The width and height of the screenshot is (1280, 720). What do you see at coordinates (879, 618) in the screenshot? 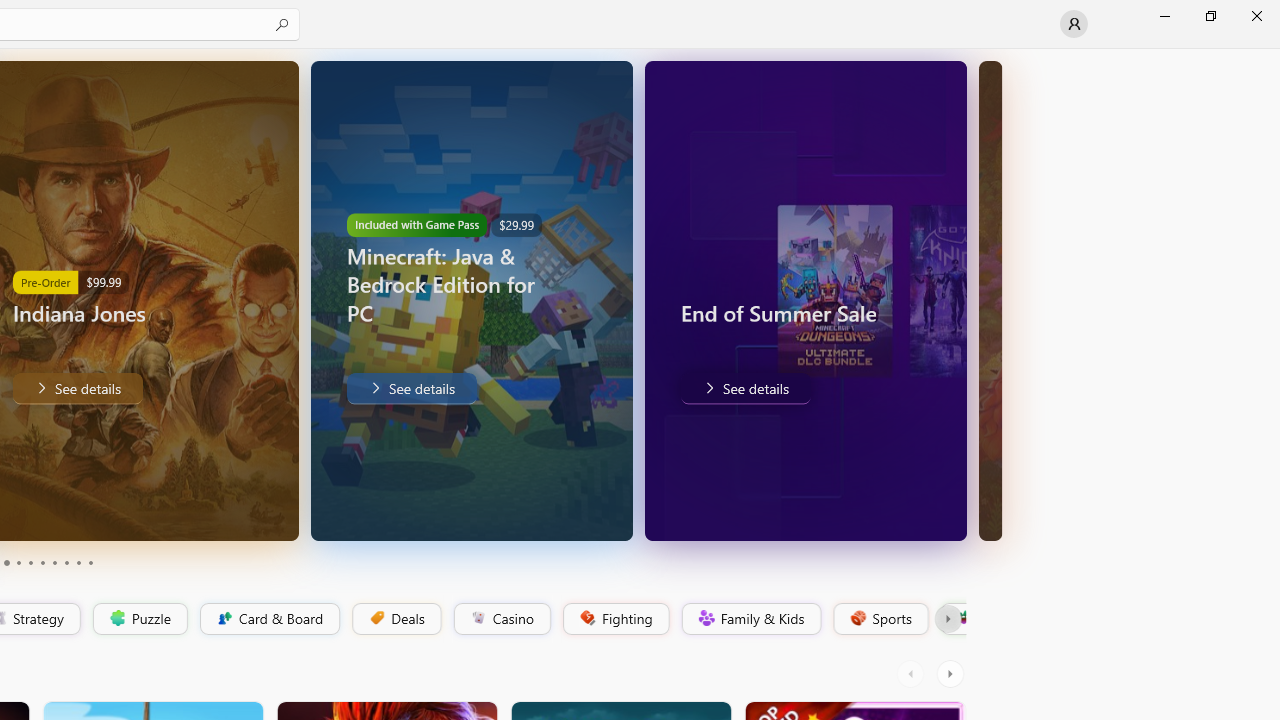
I see `'Sports'` at bounding box center [879, 618].